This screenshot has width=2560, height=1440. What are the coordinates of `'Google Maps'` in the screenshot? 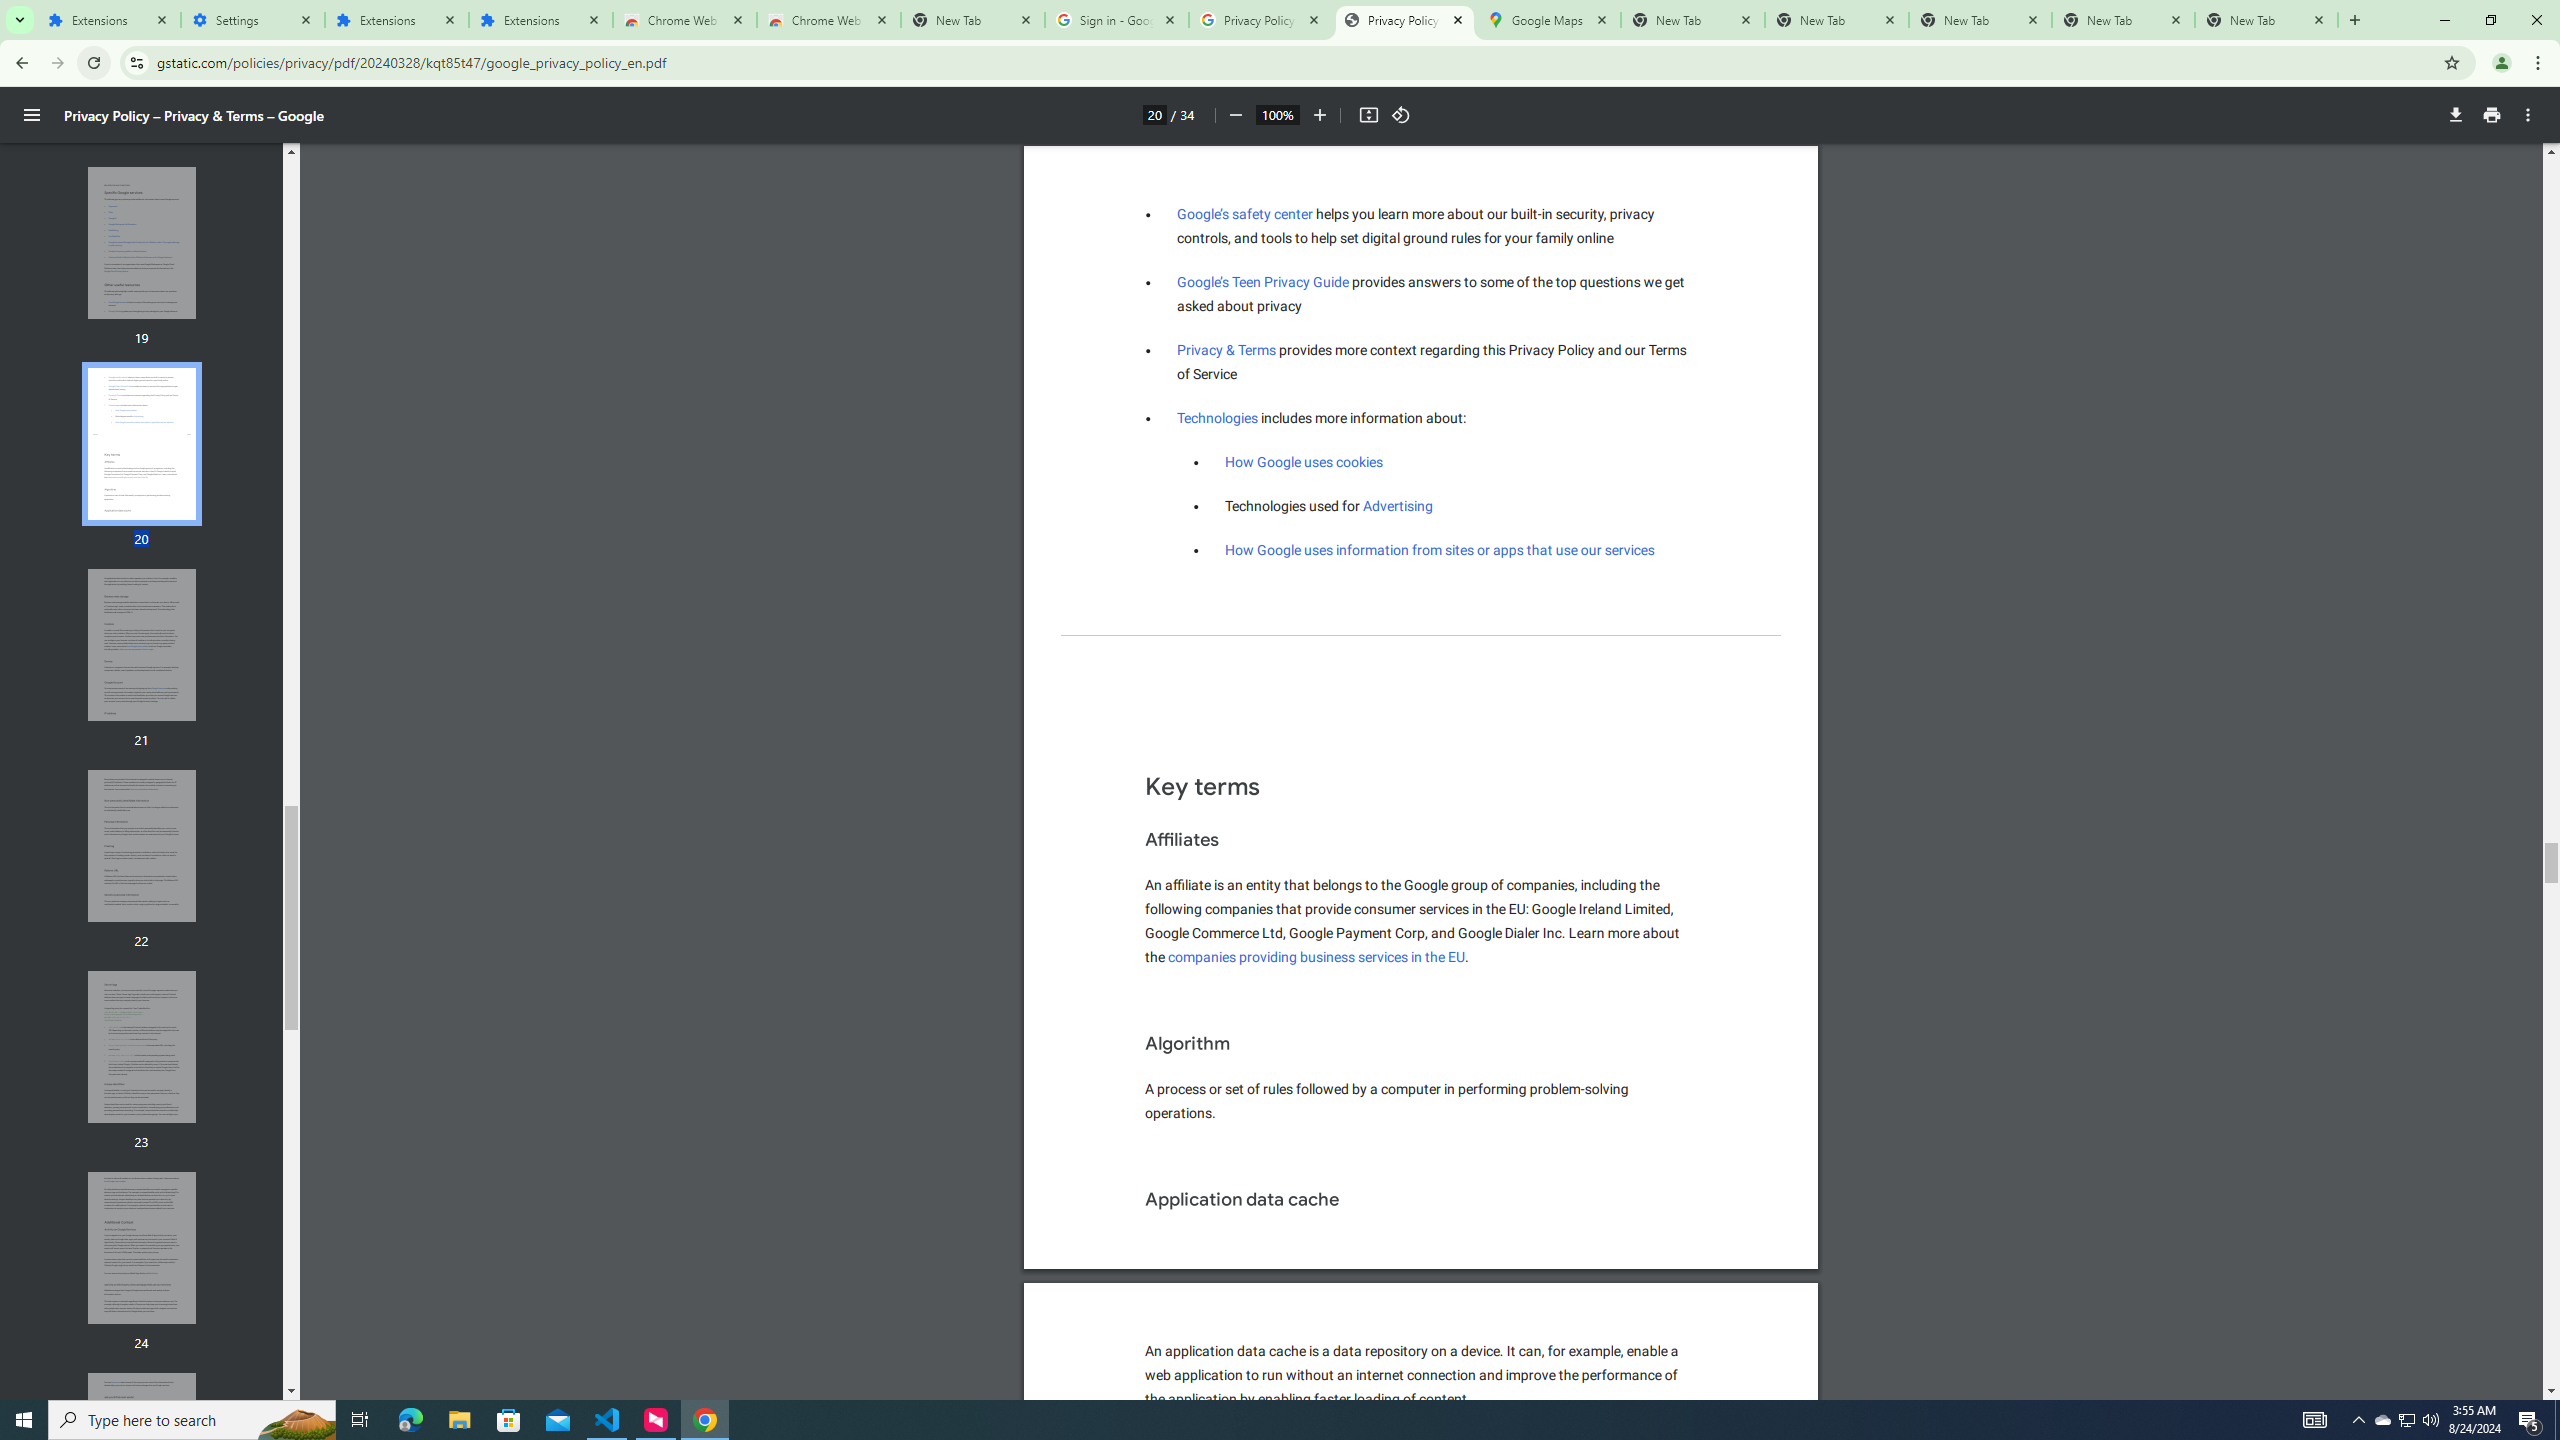 It's located at (1548, 19).